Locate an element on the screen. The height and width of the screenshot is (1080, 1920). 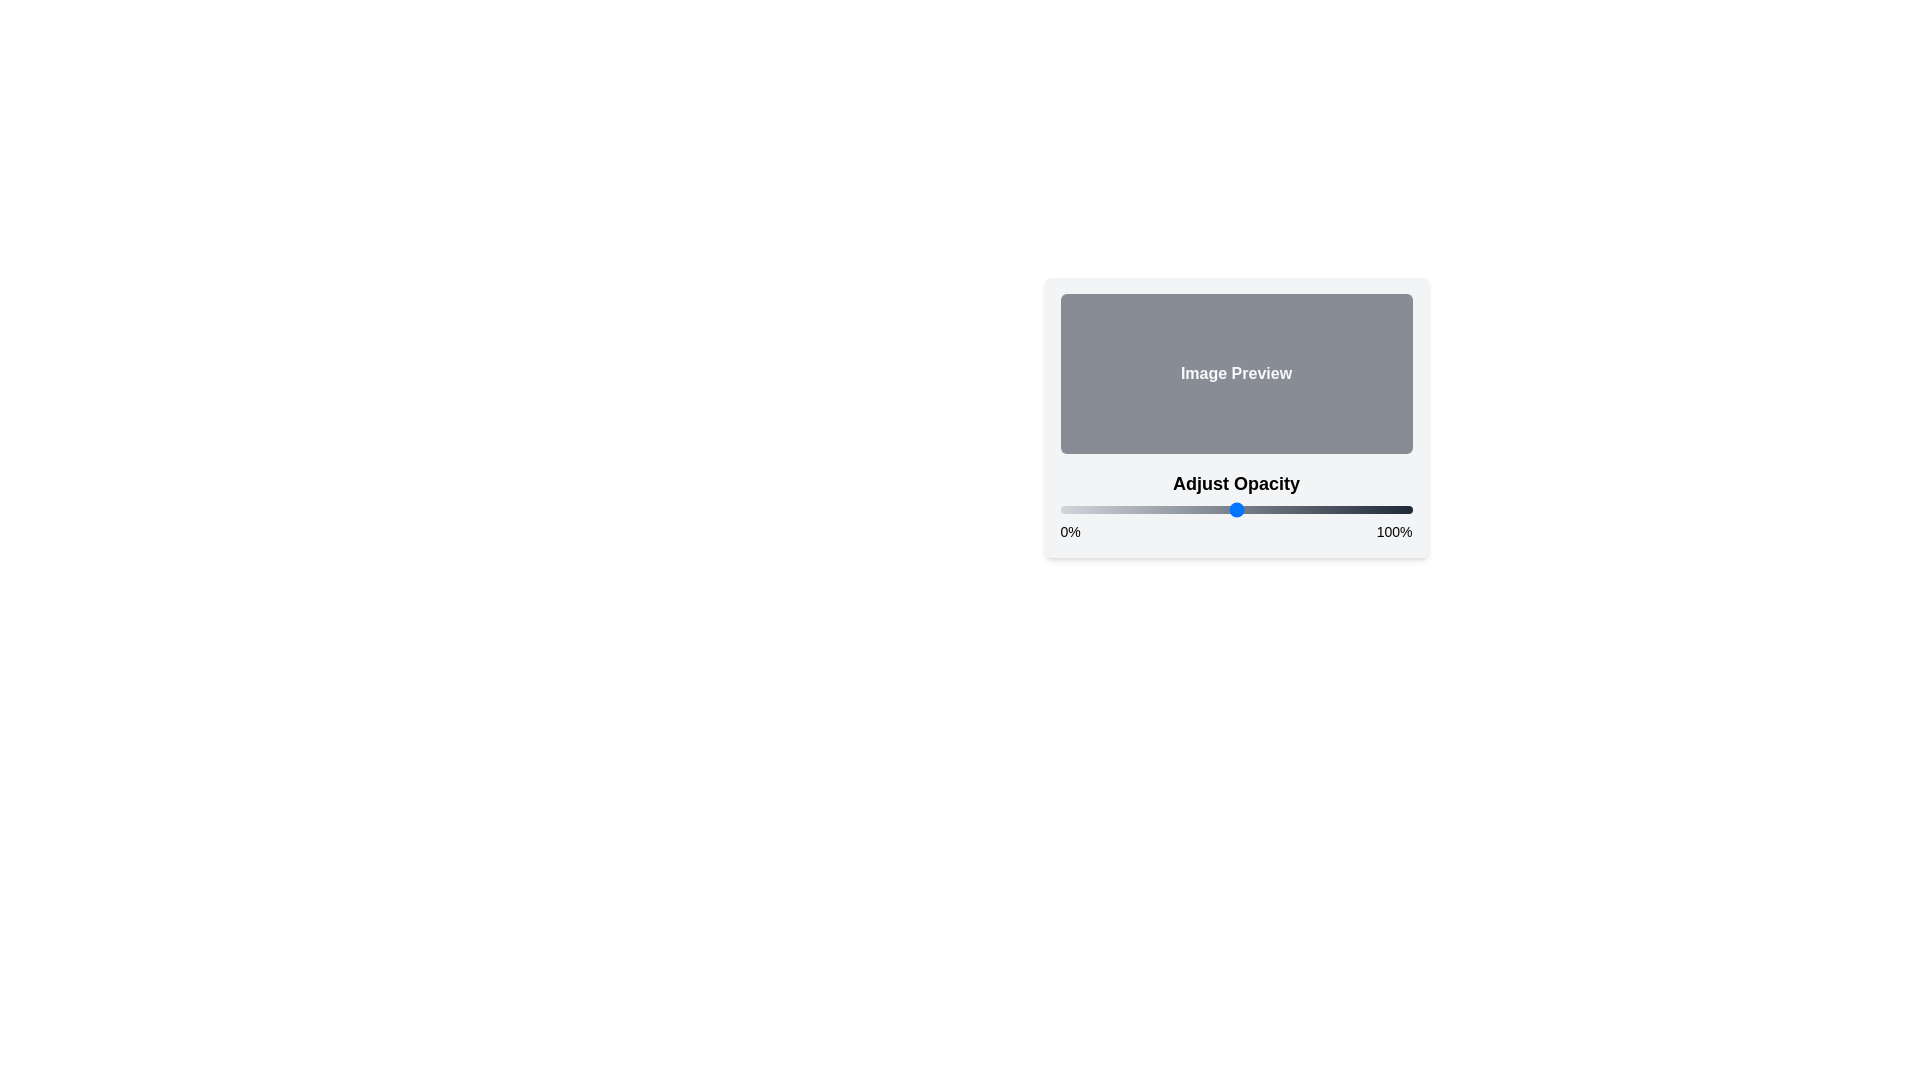
the text-based label component displaying '0%' and '100%' located directly below the 'Adjust Opacity' gradient slider is located at coordinates (1235, 531).